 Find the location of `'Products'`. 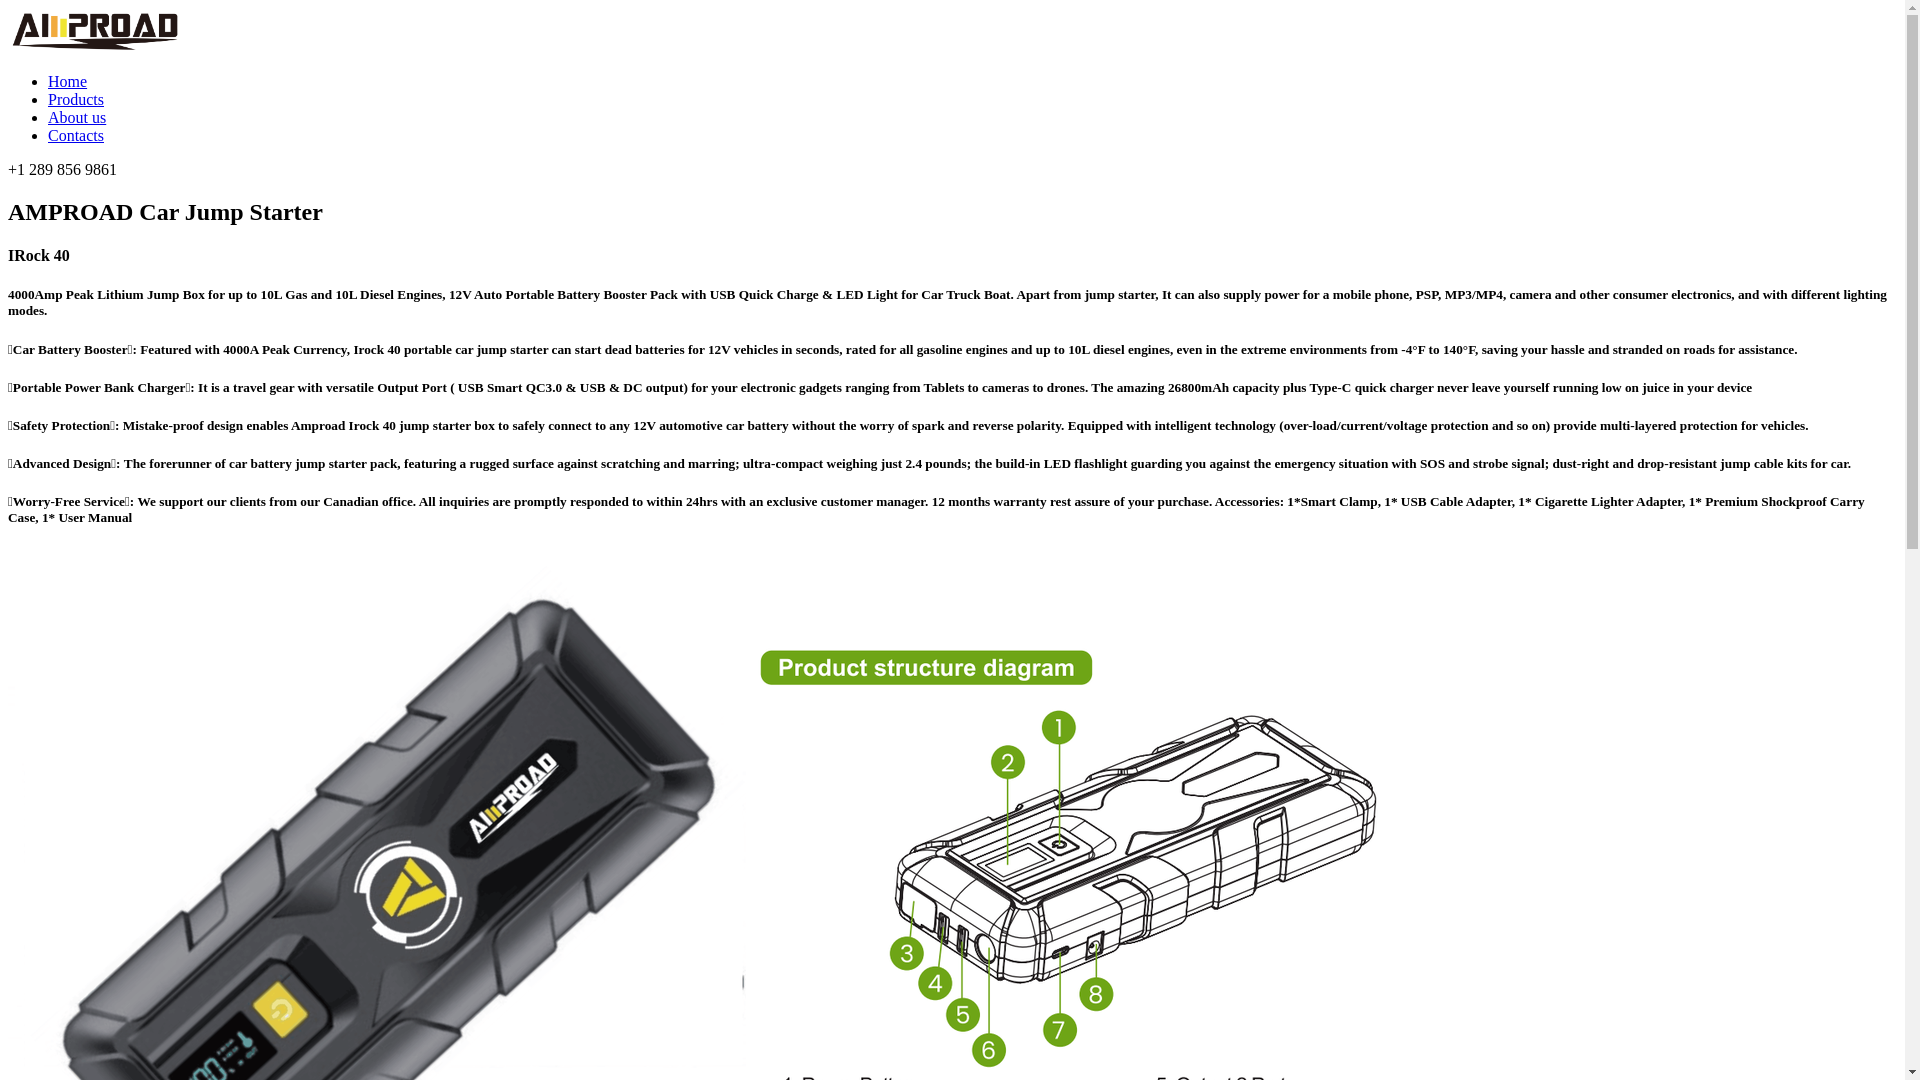

'Products' is located at coordinates (76, 99).